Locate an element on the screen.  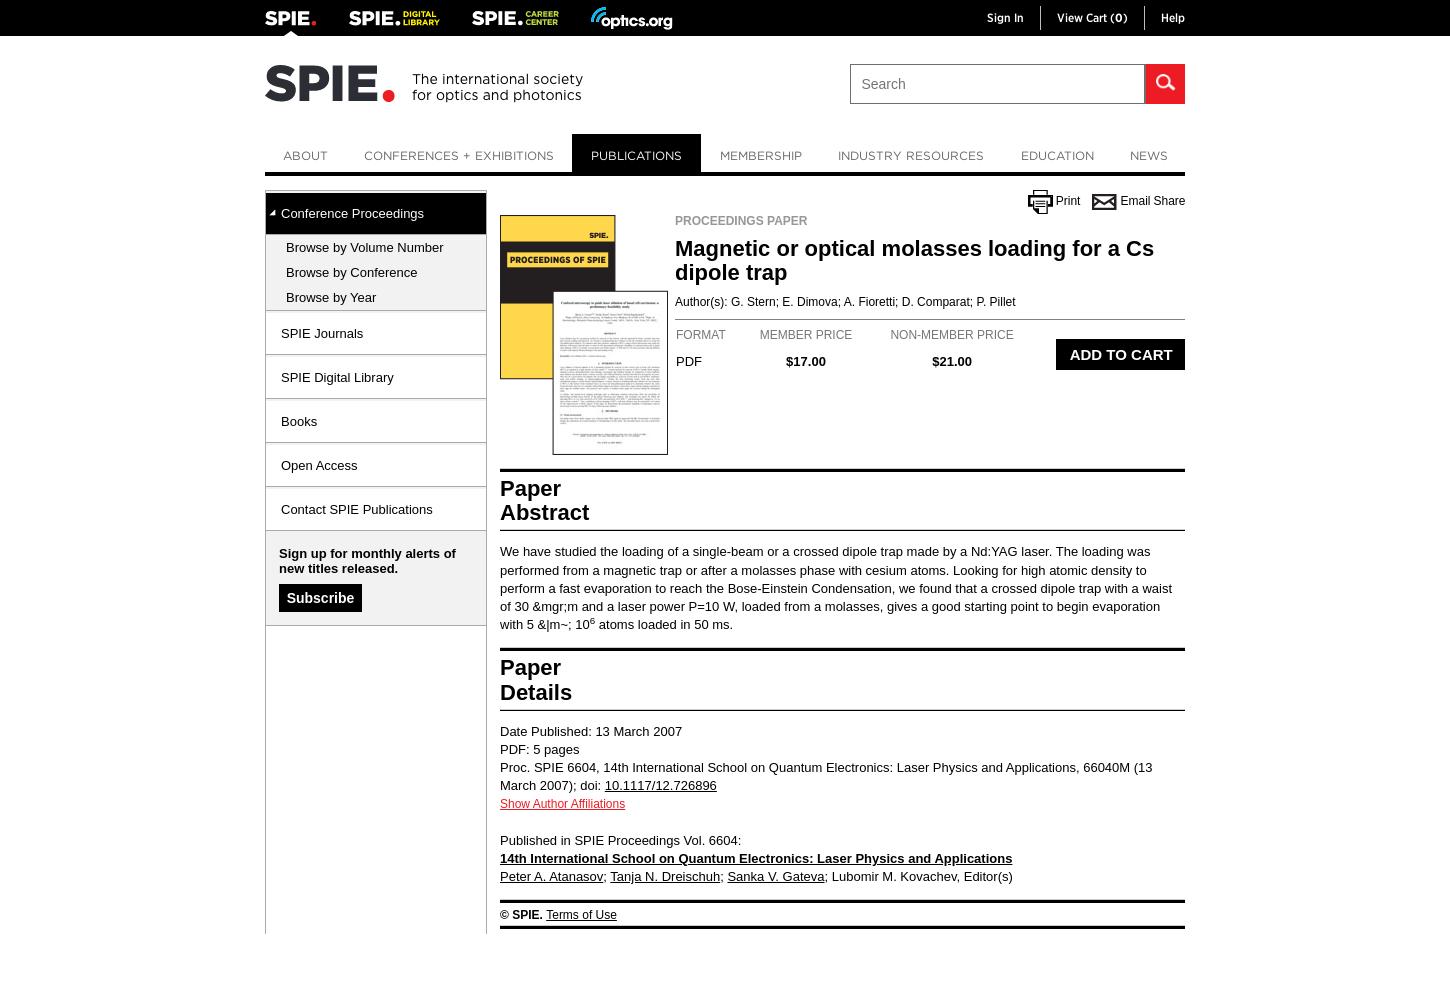
'atoms loaded in 50 ms.' is located at coordinates (662, 623).